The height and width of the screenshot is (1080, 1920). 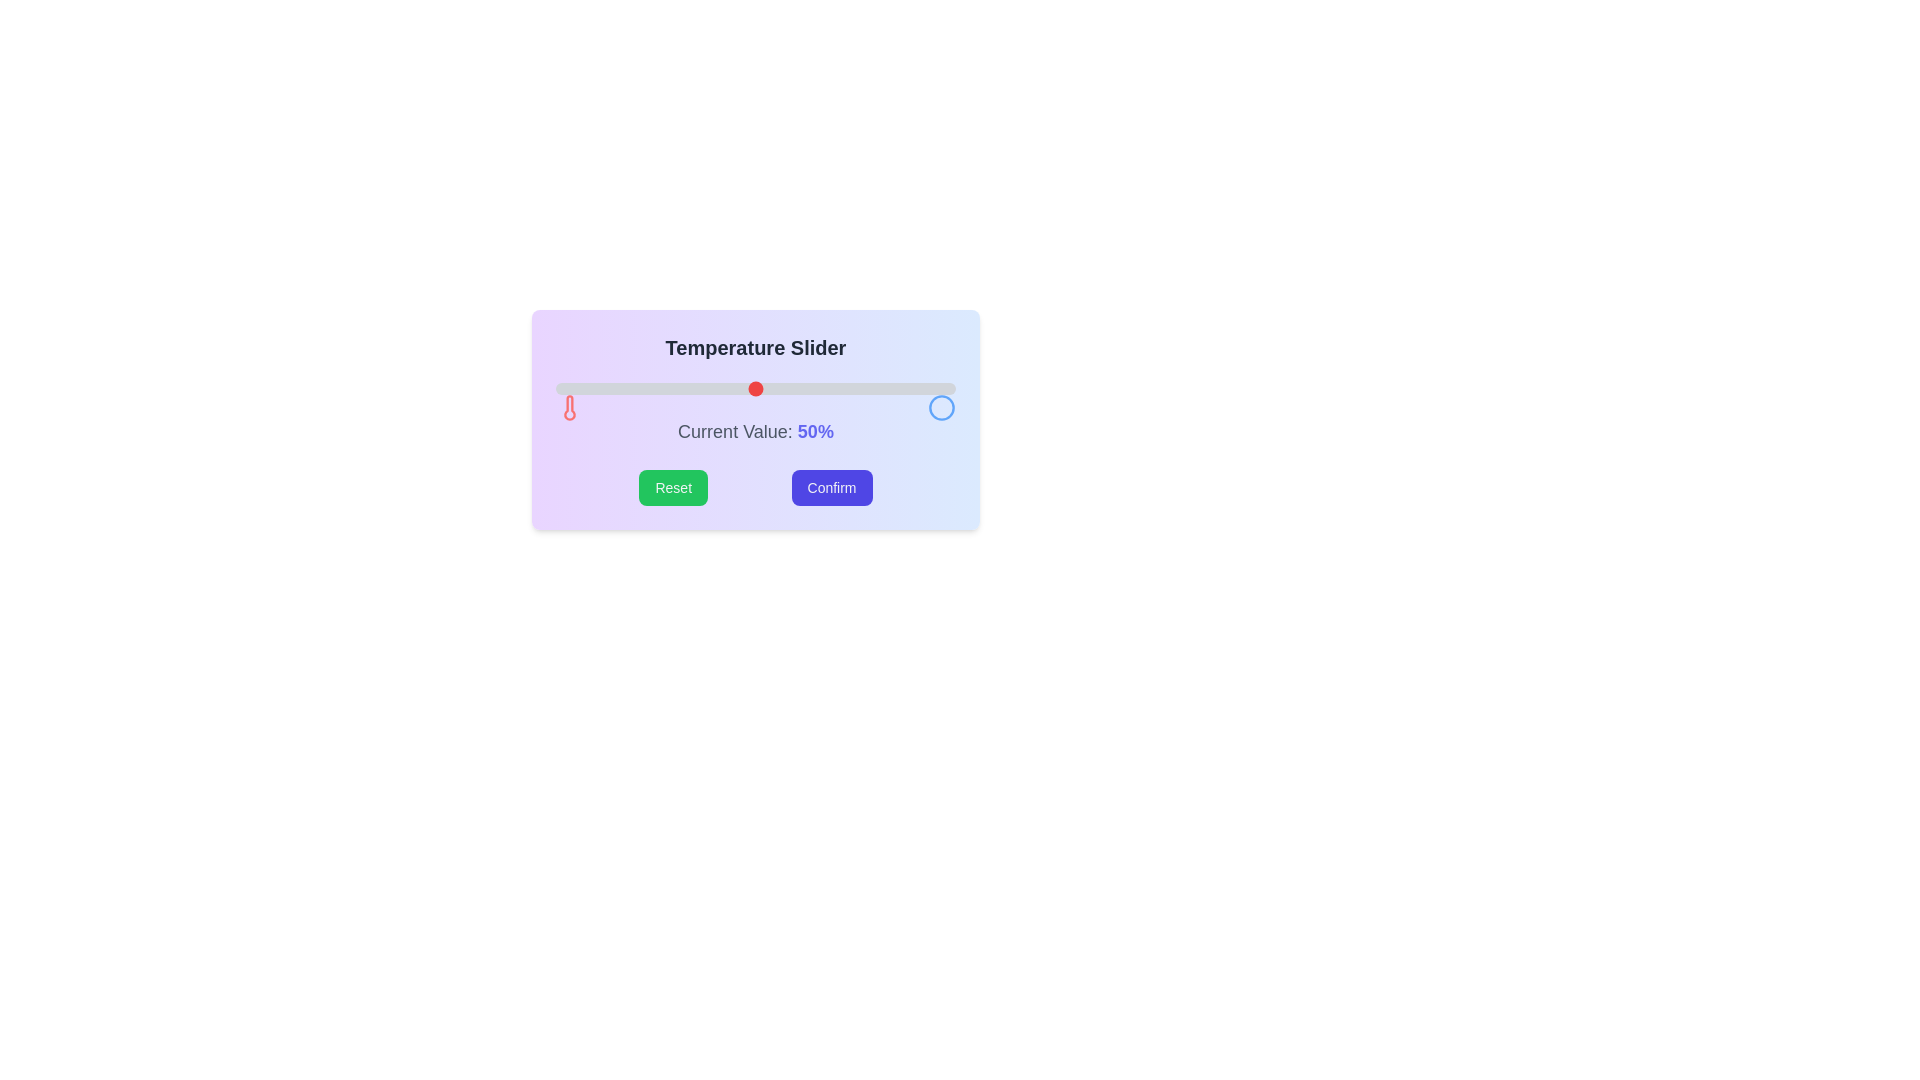 What do you see at coordinates (687, 389) in the screenshot?
I see `the slider to set the value to 33` at bounding box center [687, 389].